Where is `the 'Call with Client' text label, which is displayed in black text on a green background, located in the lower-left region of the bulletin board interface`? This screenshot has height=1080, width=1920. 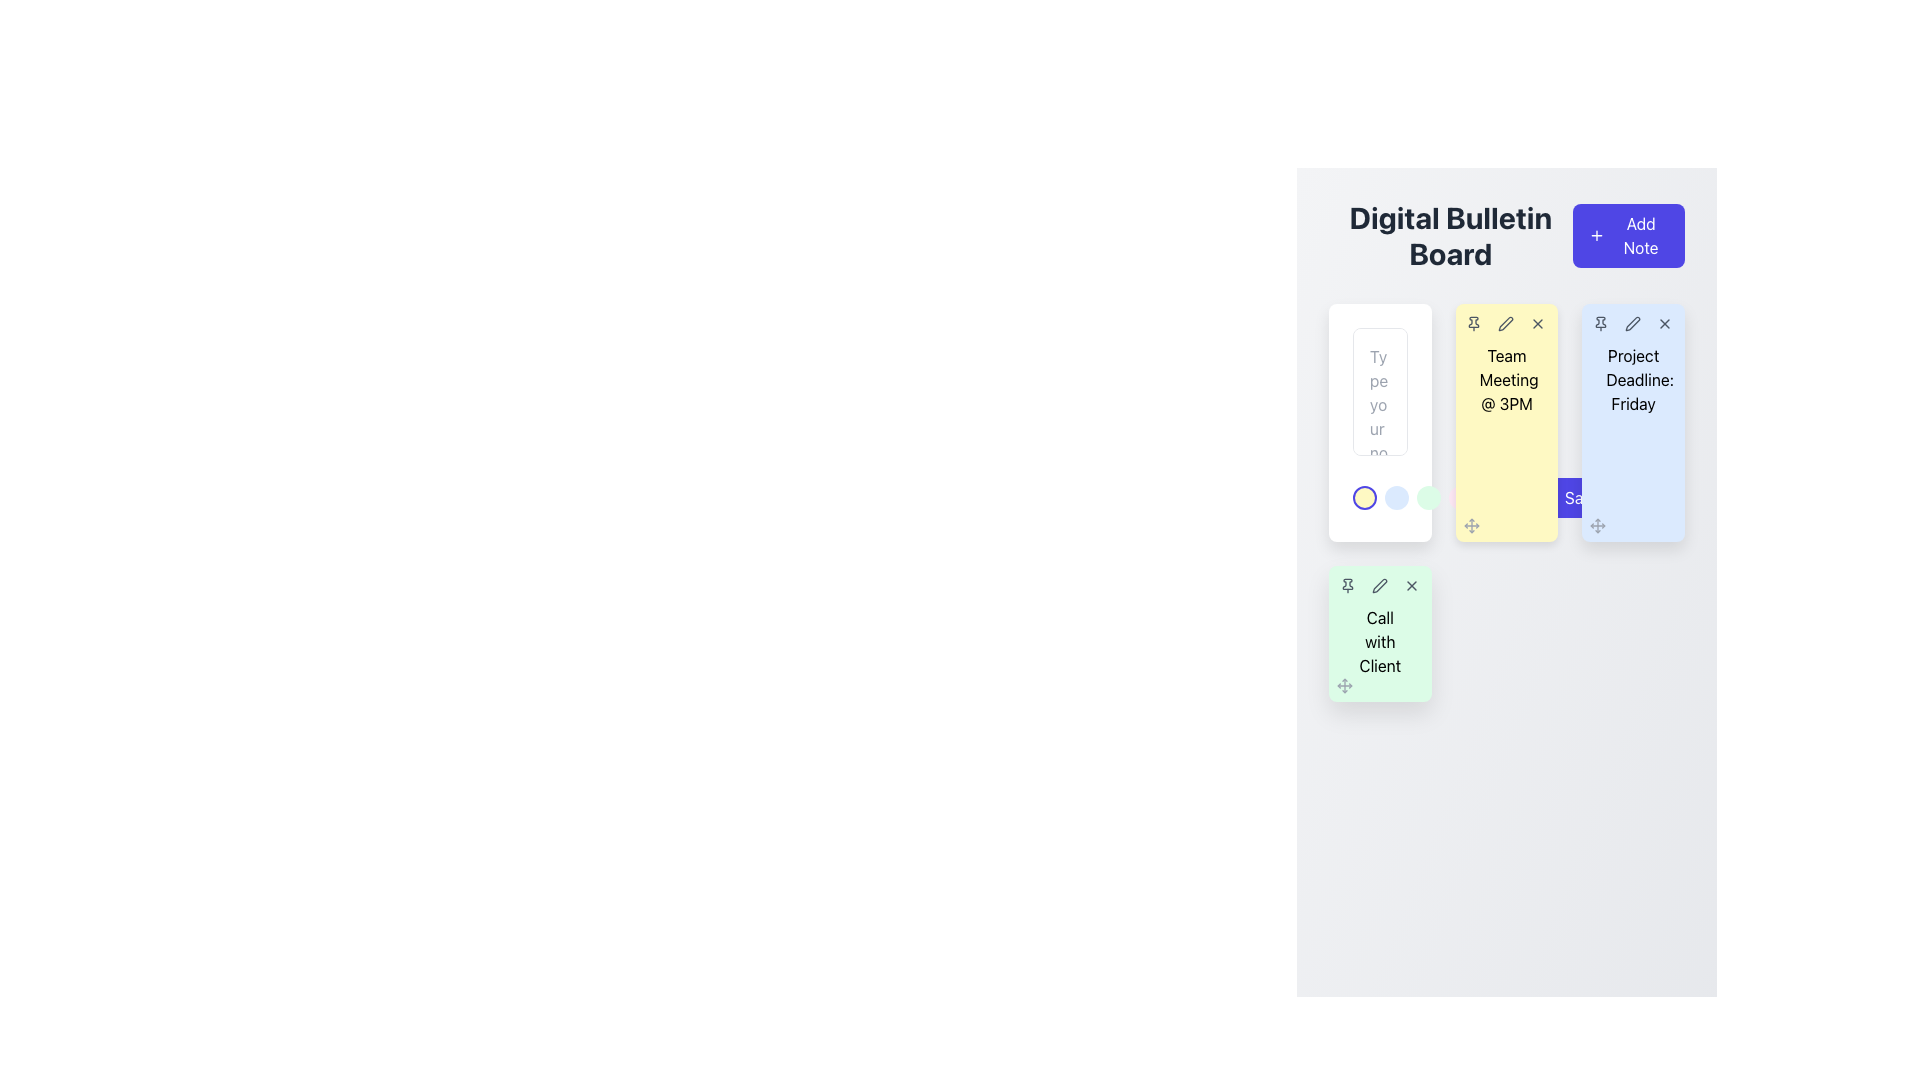
the 'Call with Client' text label, which is displayed in black text on a green background, located in the lower-left region of the bulletin board interface is located at coordinates (1379, 641).